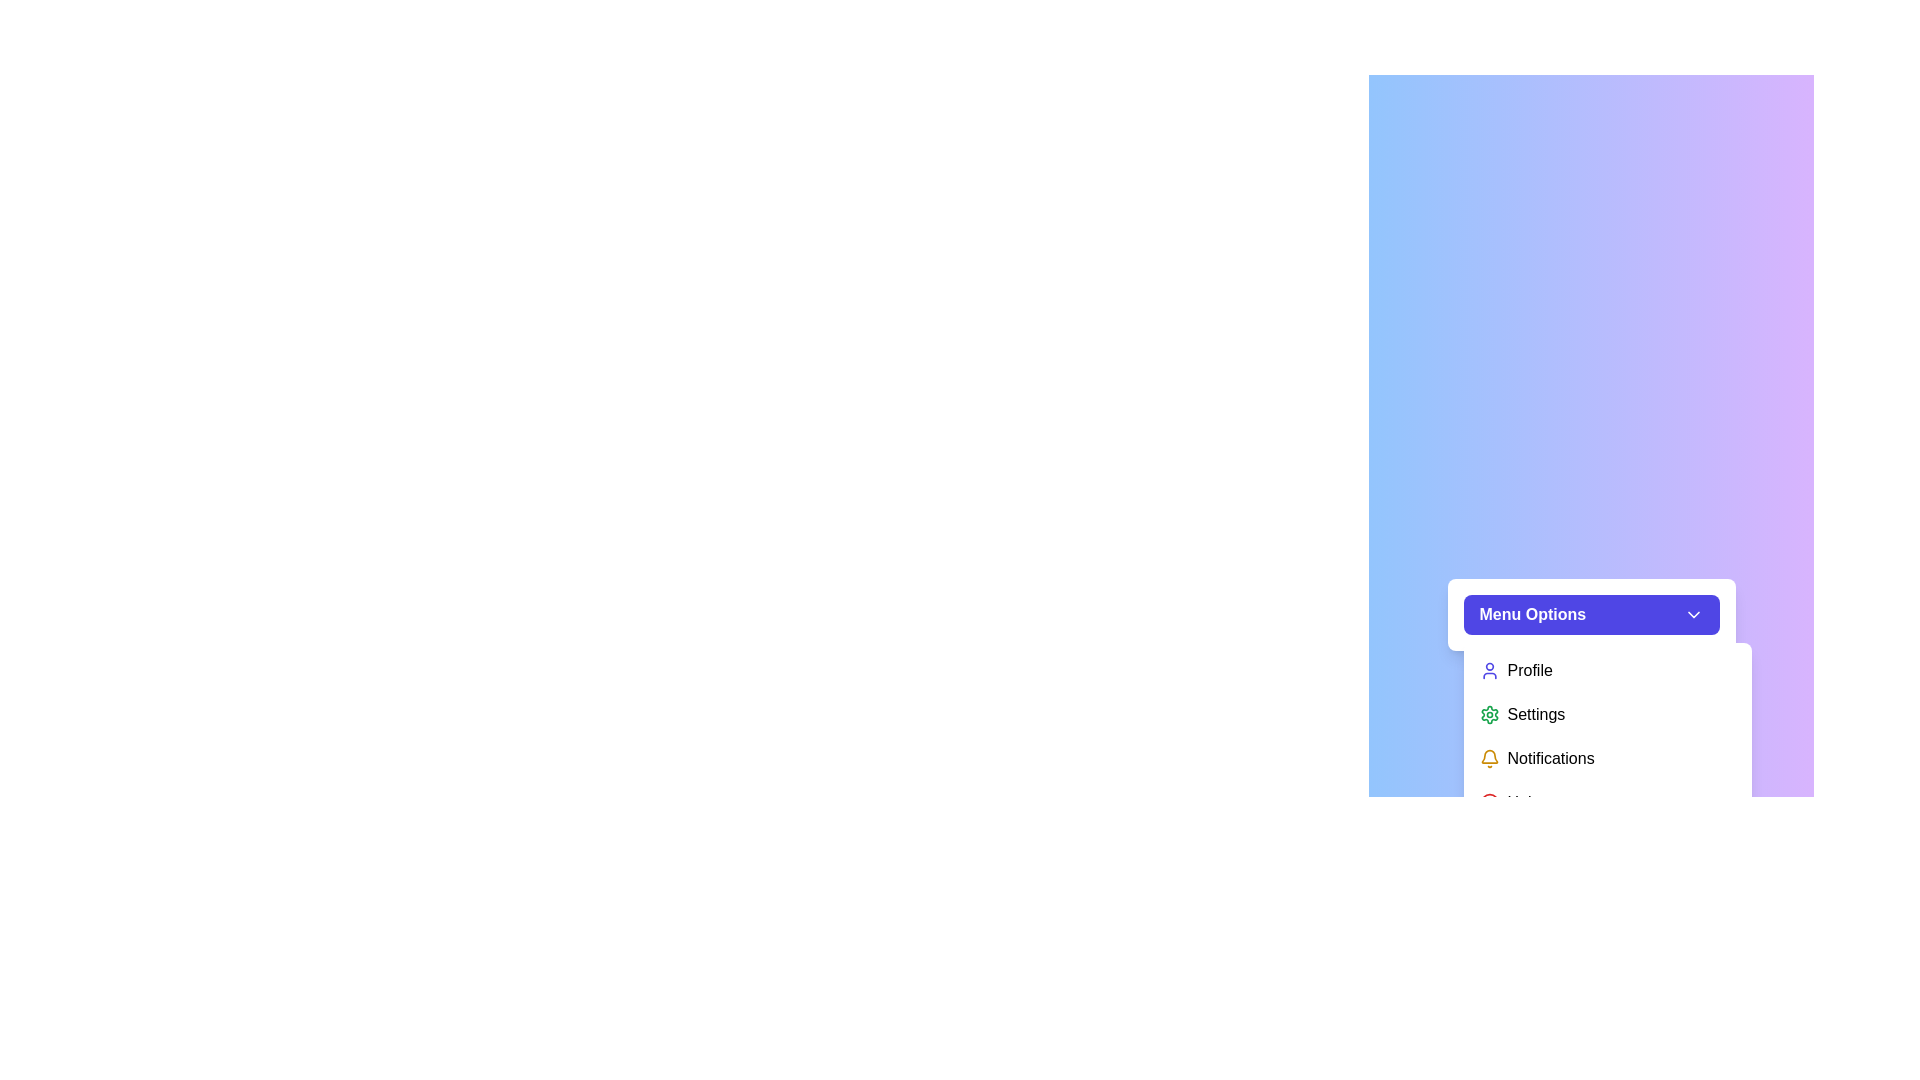 This screenshot has height=1080, width=1920. Describe the element at coordinates (1607, 801) in the screenshot. I see `the 'Help' menu item located at the bottom of the dropdown menu` at that location.